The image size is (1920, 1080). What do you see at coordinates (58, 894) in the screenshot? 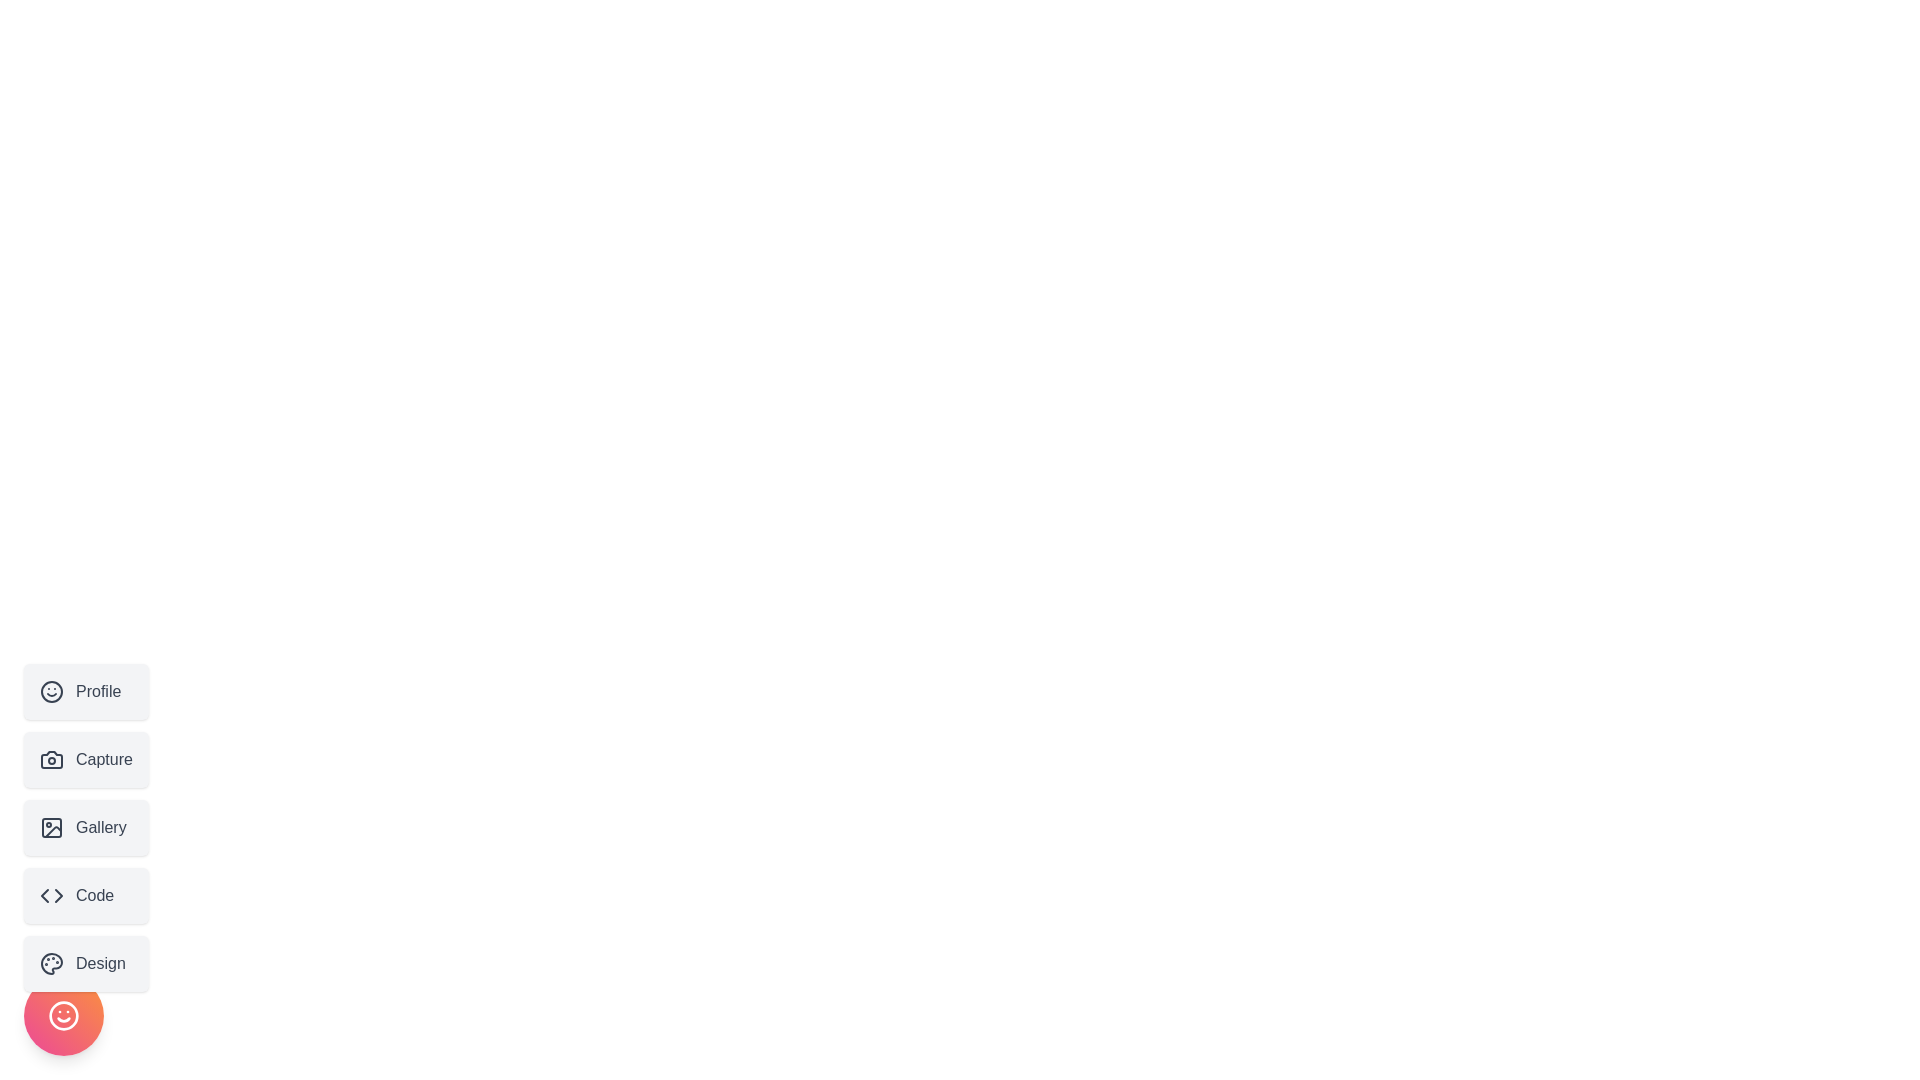
I see `the right-pointing arrowhead SVG element located within the 'Code' button, indicating directional guidance` at bounding box center [58, 894].